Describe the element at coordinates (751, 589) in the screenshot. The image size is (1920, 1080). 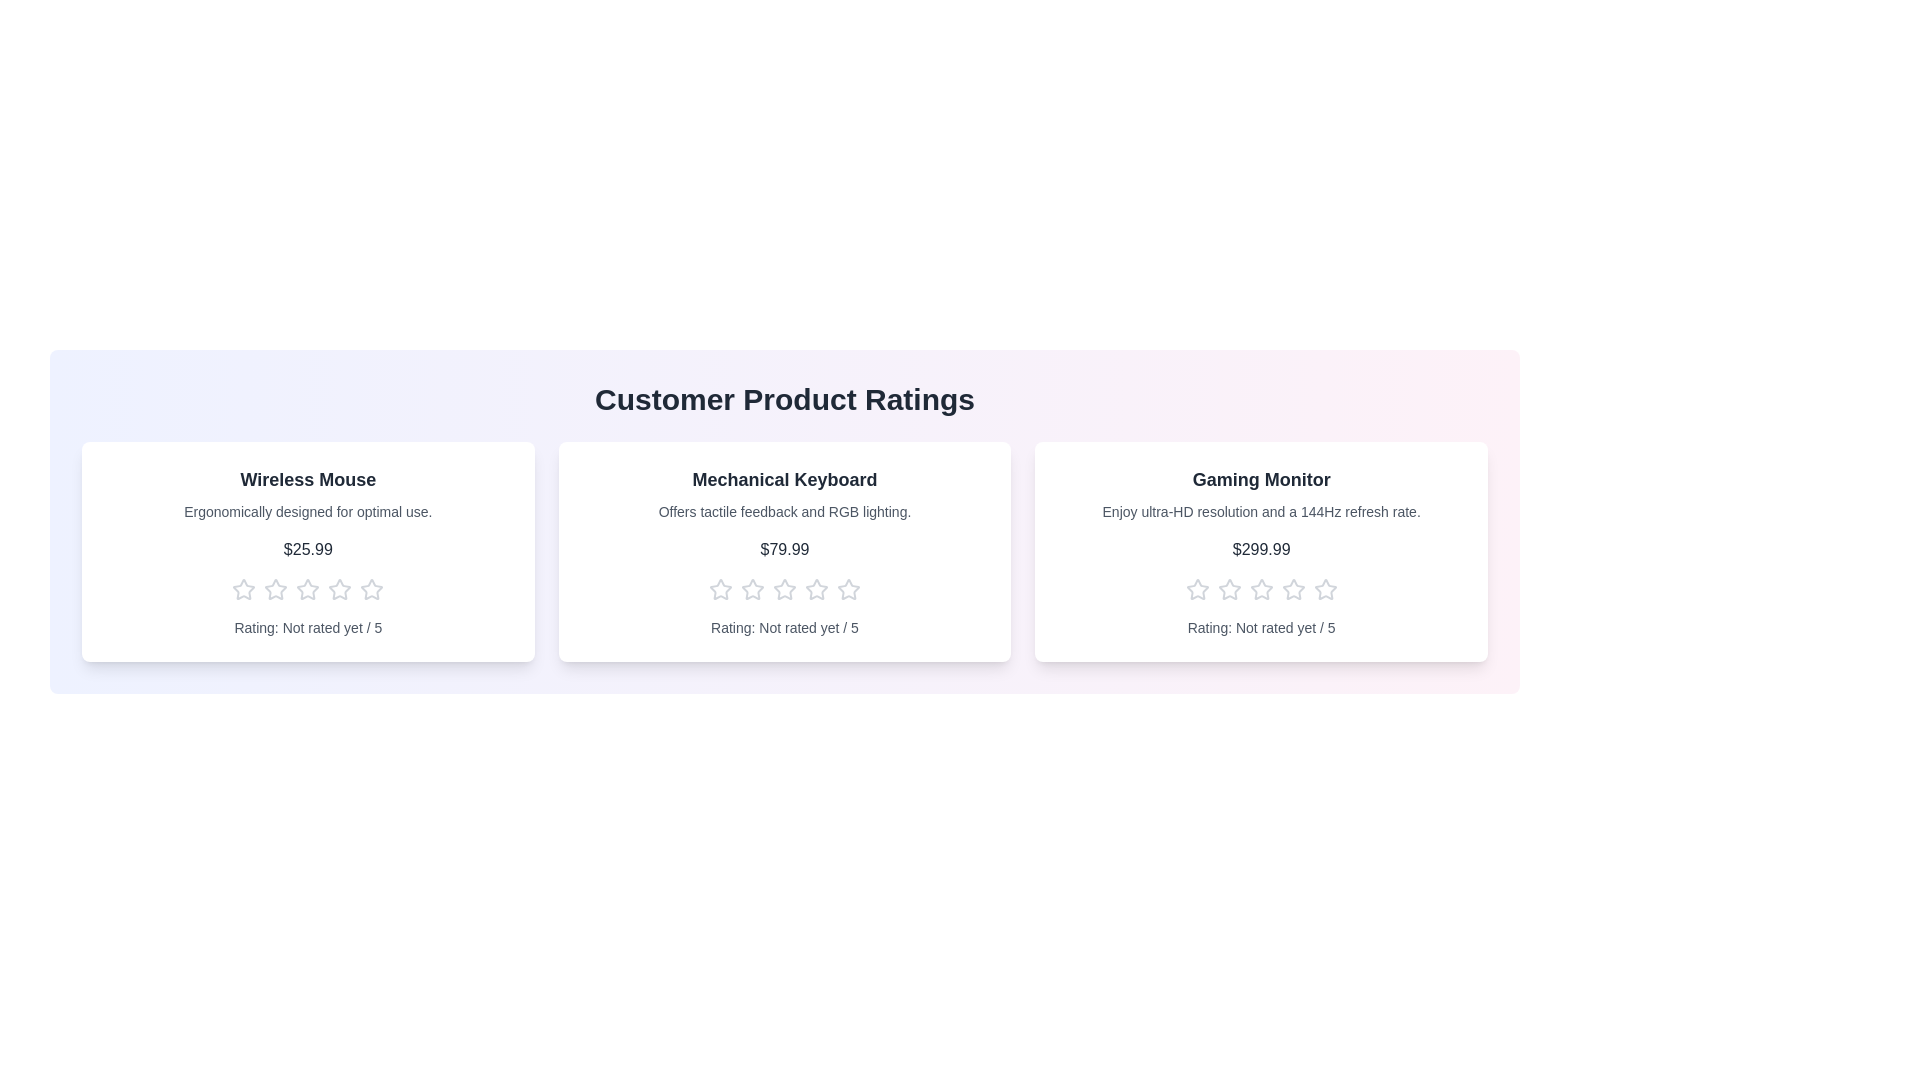
I see `the star corresponding to the rating 2 for the product Mechanical Keyboard` at that location.